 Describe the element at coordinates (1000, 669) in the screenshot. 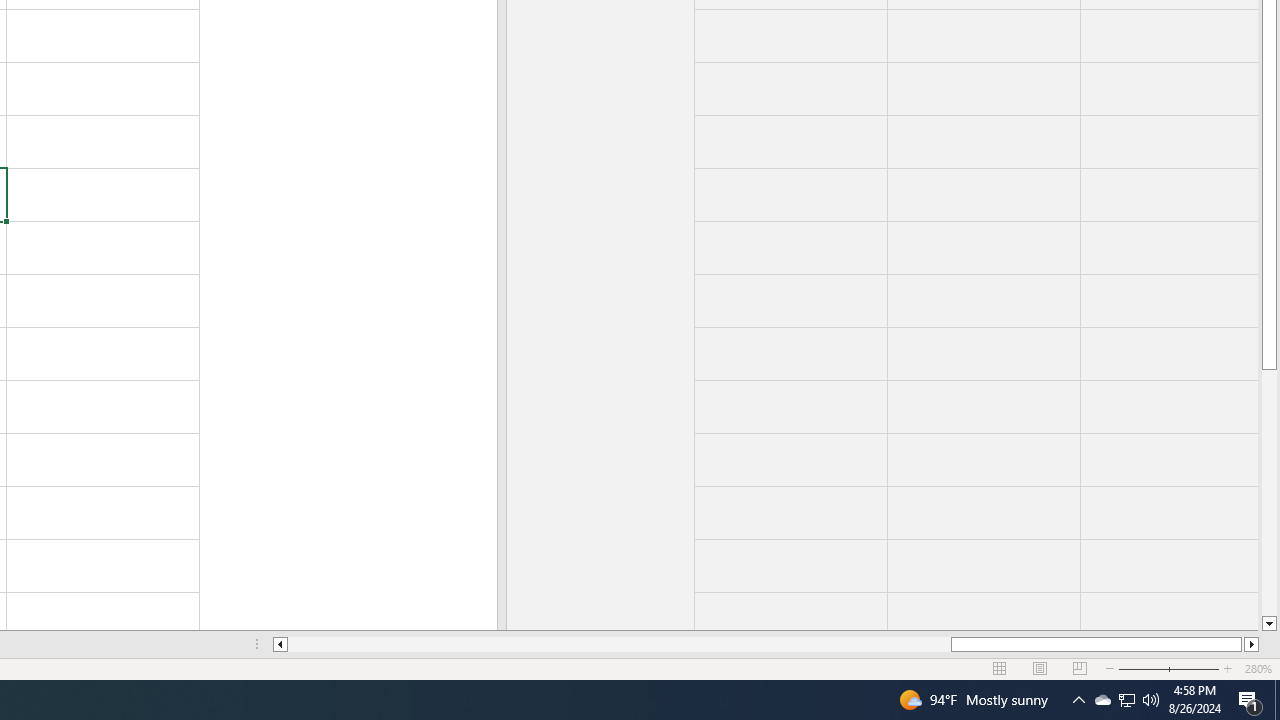

I see `'Normal'` at that location.